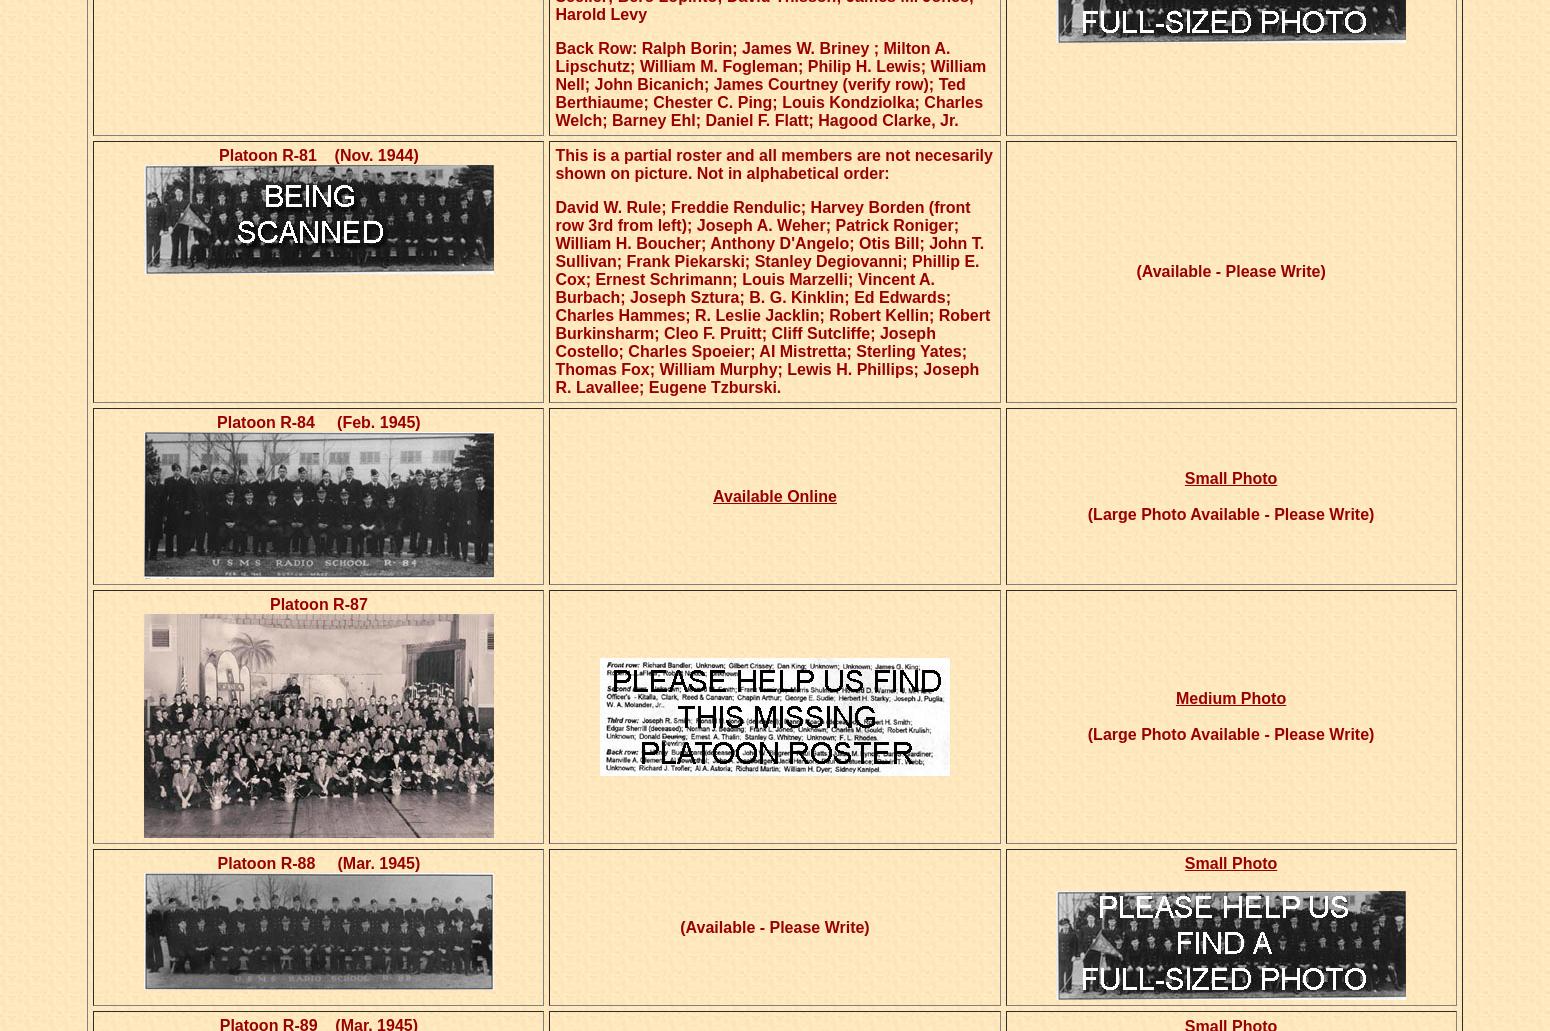 The width and height of the screenshot is (1550, 1031). Describe the element at coordinates (317, 422) in the screenshot. I see `'Platoon R-84     
                
                (Feb. 1945)'` at that location.